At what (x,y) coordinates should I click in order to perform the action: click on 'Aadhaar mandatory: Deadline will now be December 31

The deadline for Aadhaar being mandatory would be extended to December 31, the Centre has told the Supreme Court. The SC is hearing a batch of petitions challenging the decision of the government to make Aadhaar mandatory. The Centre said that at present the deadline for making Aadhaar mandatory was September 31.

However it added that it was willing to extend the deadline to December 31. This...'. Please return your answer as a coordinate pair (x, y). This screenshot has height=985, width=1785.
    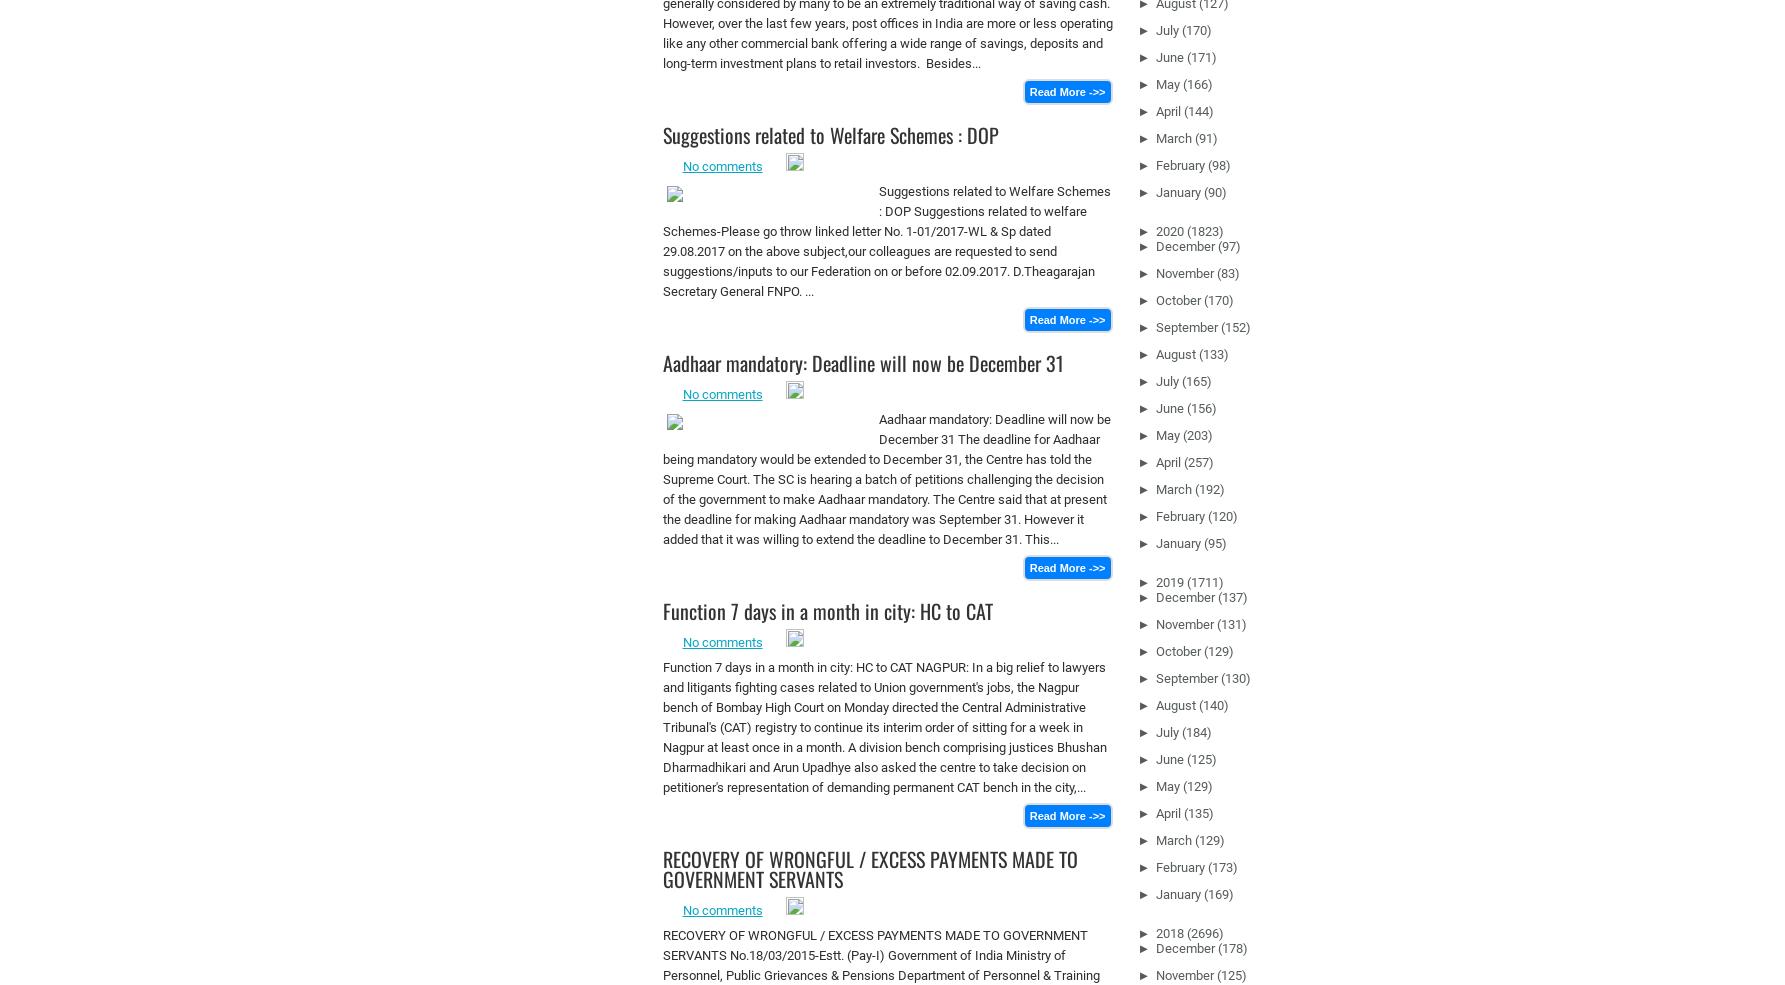
    Looking at the image, I should click on (661, 478).